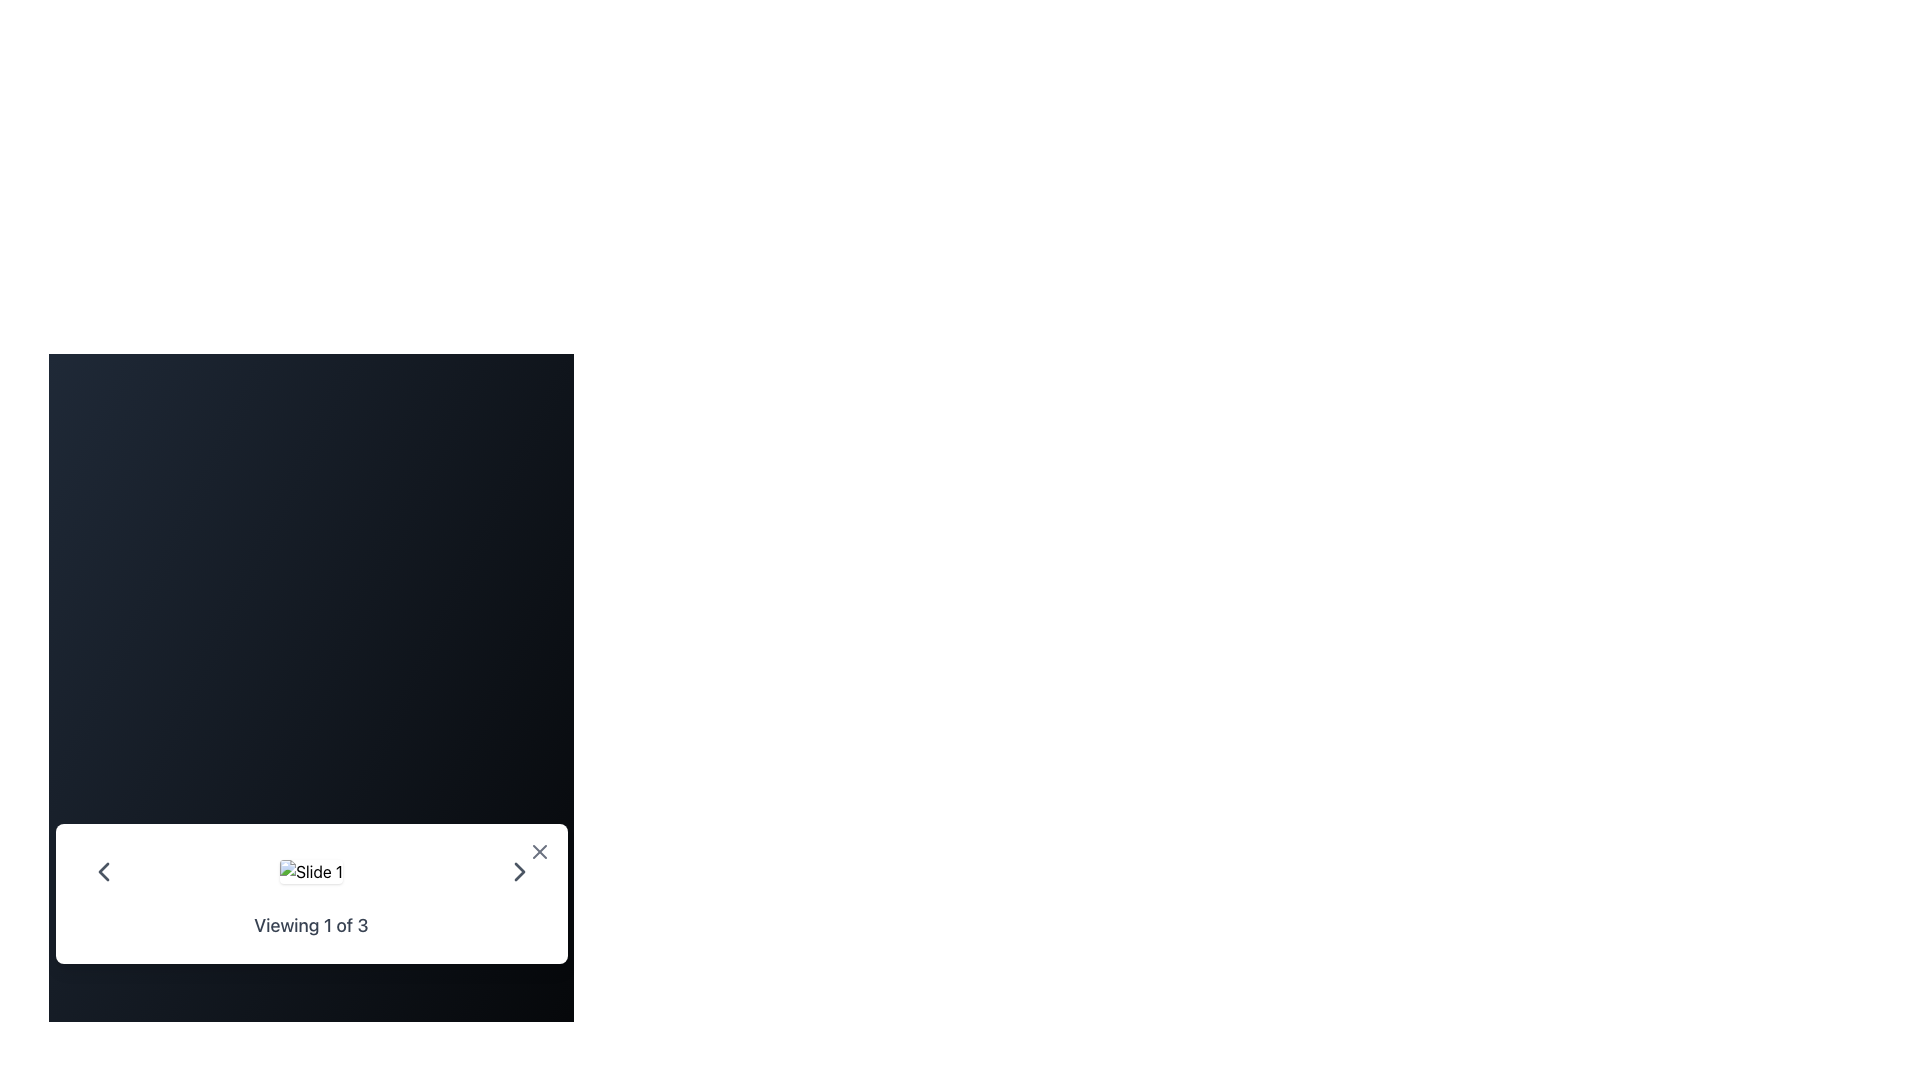 The width and height of the screenshot is (1920, 1080). What do you see at coordinates (102, 870) in the screenshot?
I see `the leftward-pointing arrow icon, which is a simplistic chevron design located on the leftmost side of the navigation panel` at bounding box center [102, 870].